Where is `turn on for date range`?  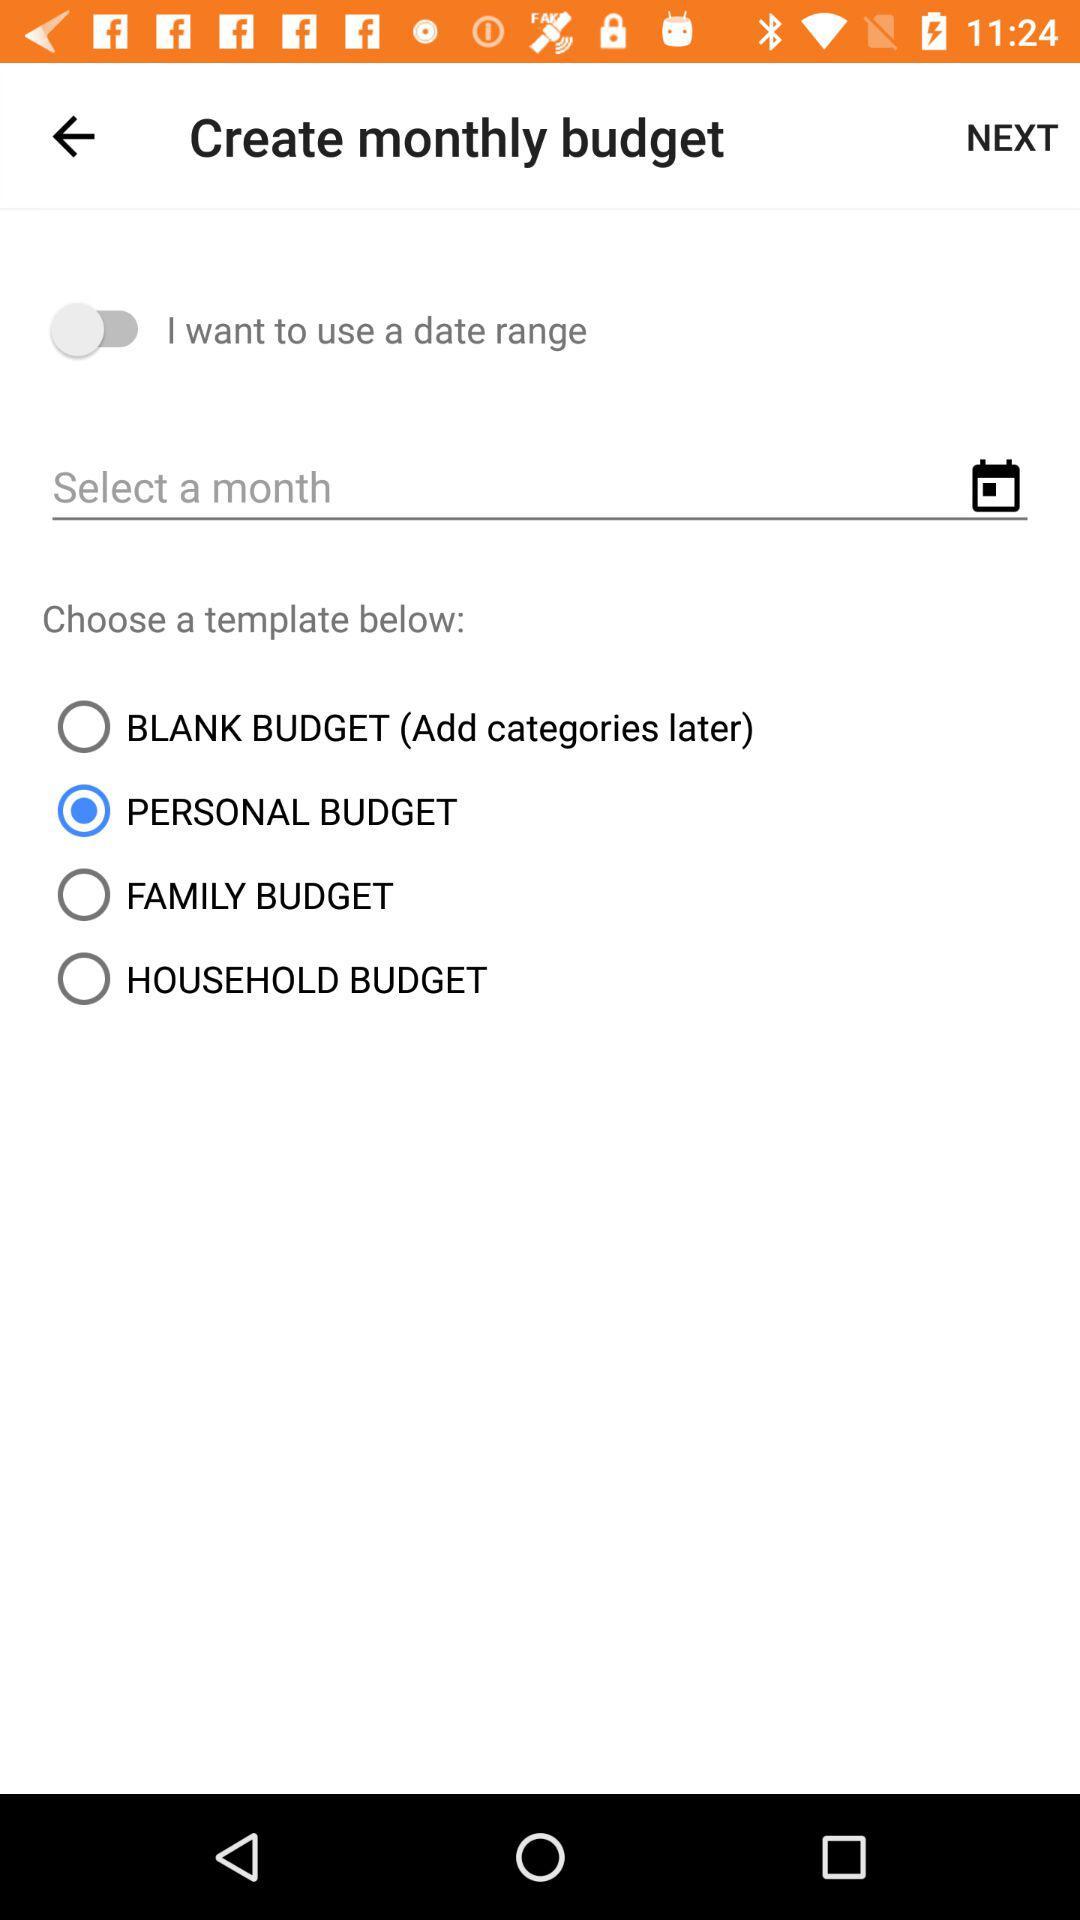 turn on for date range is located at coordinates (104, 329).